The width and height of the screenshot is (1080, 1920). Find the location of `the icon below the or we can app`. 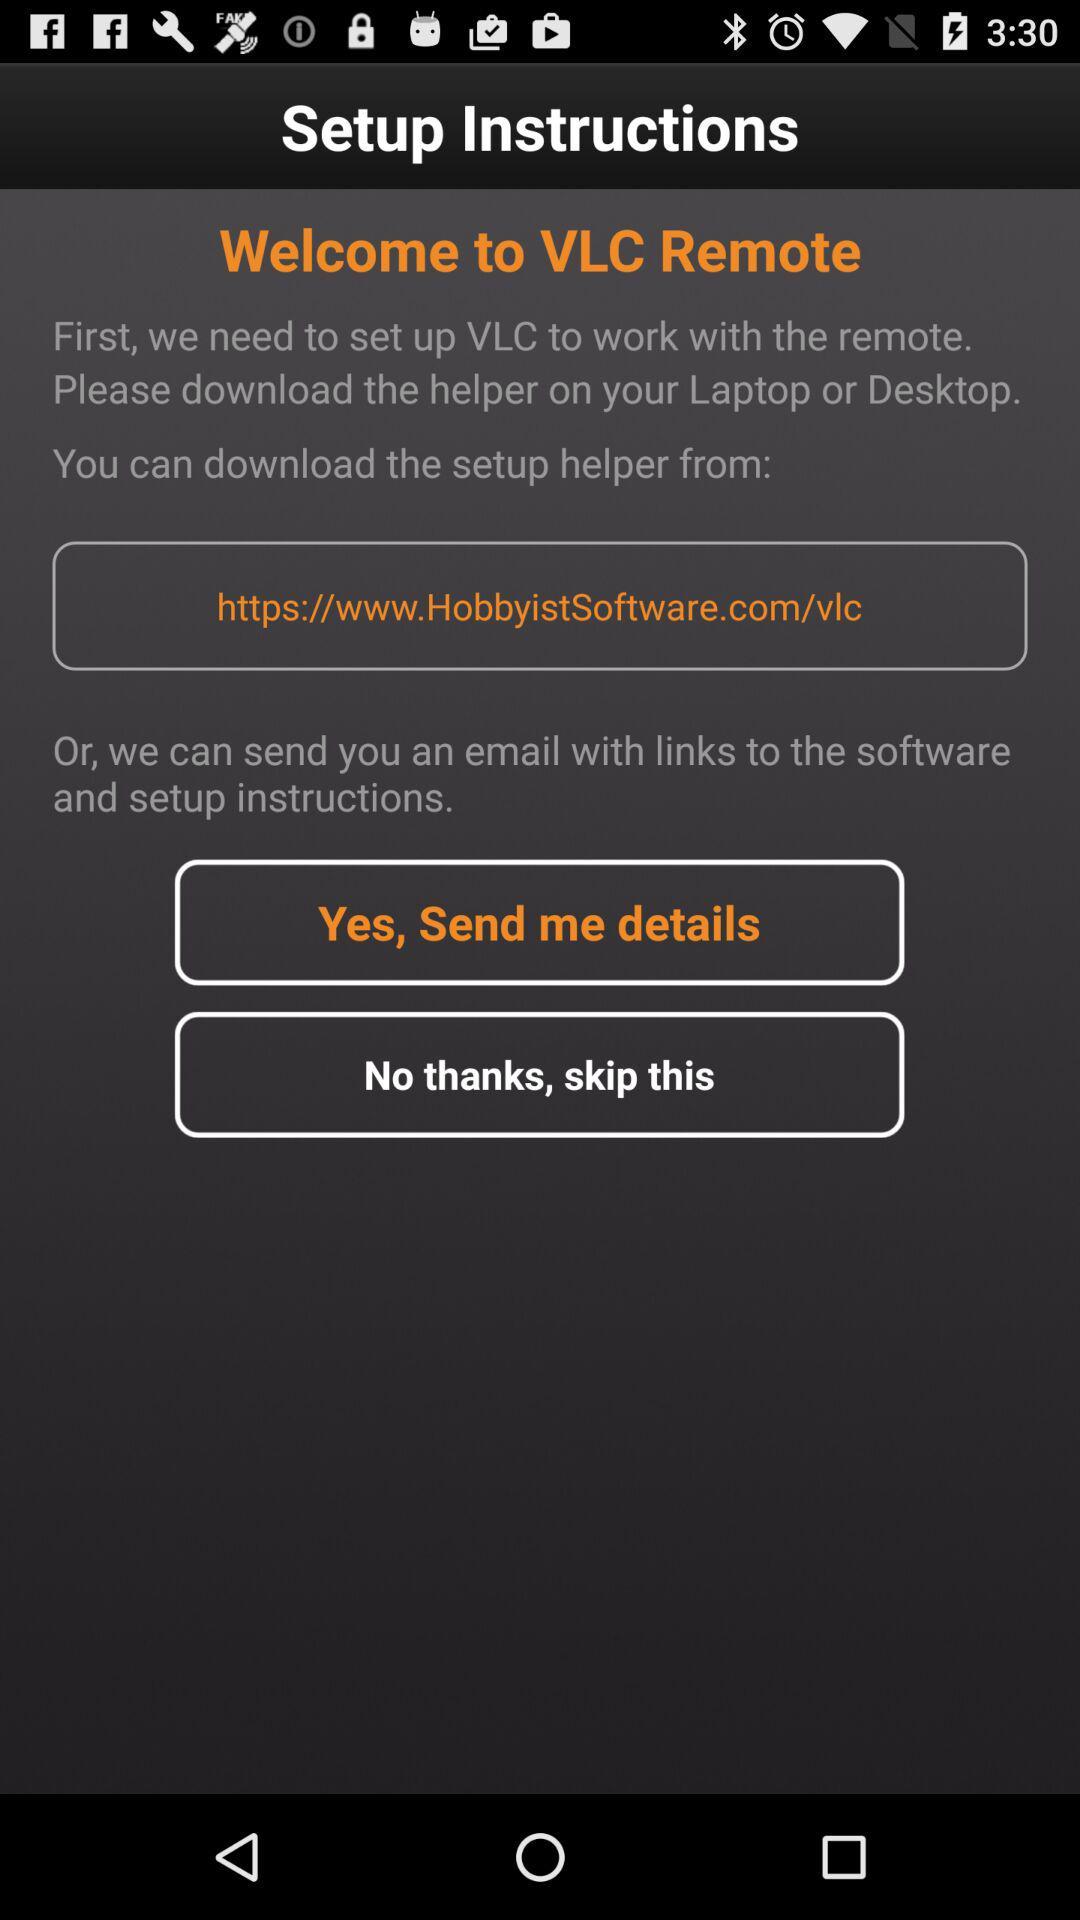

the icon below the or we can app is located at coordinates (538, 921).